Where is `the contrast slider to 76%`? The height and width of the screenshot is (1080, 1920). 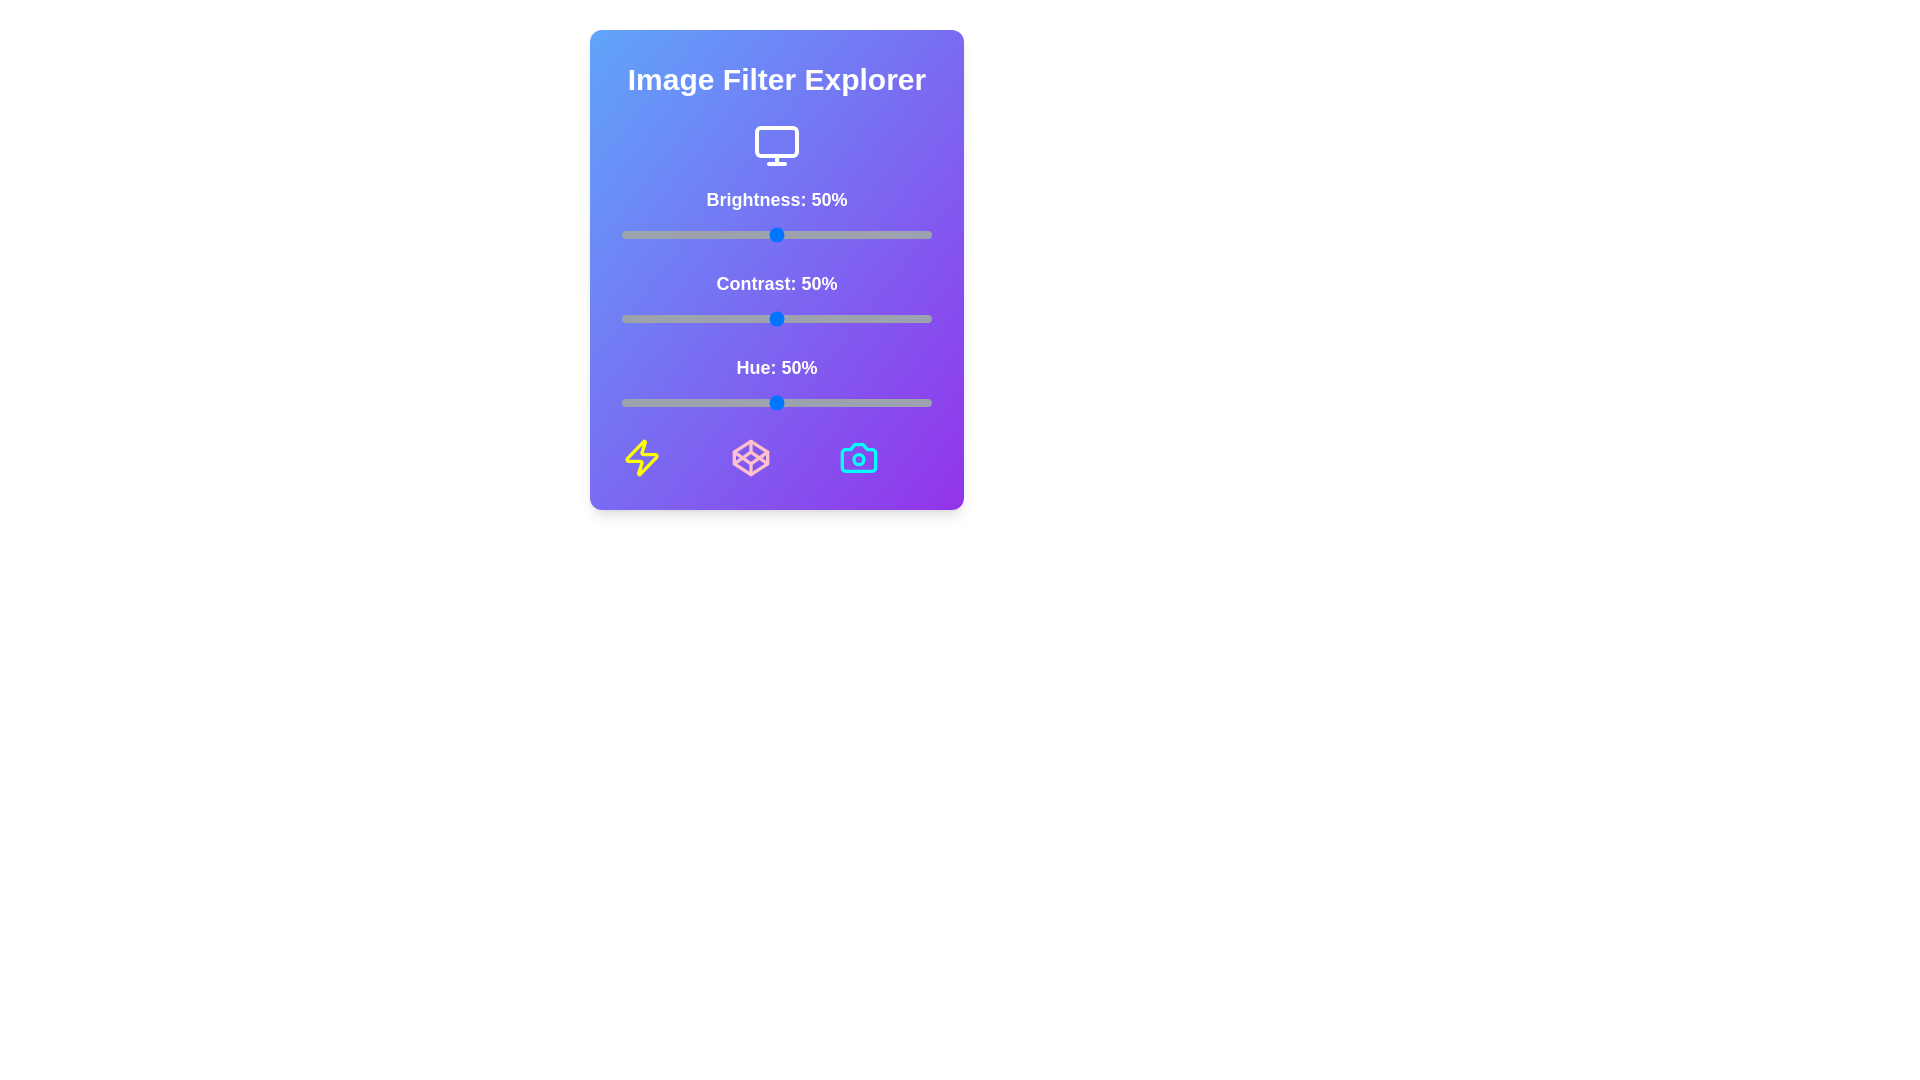
the contrast slider to 76% is located at coordinates (857, 318).